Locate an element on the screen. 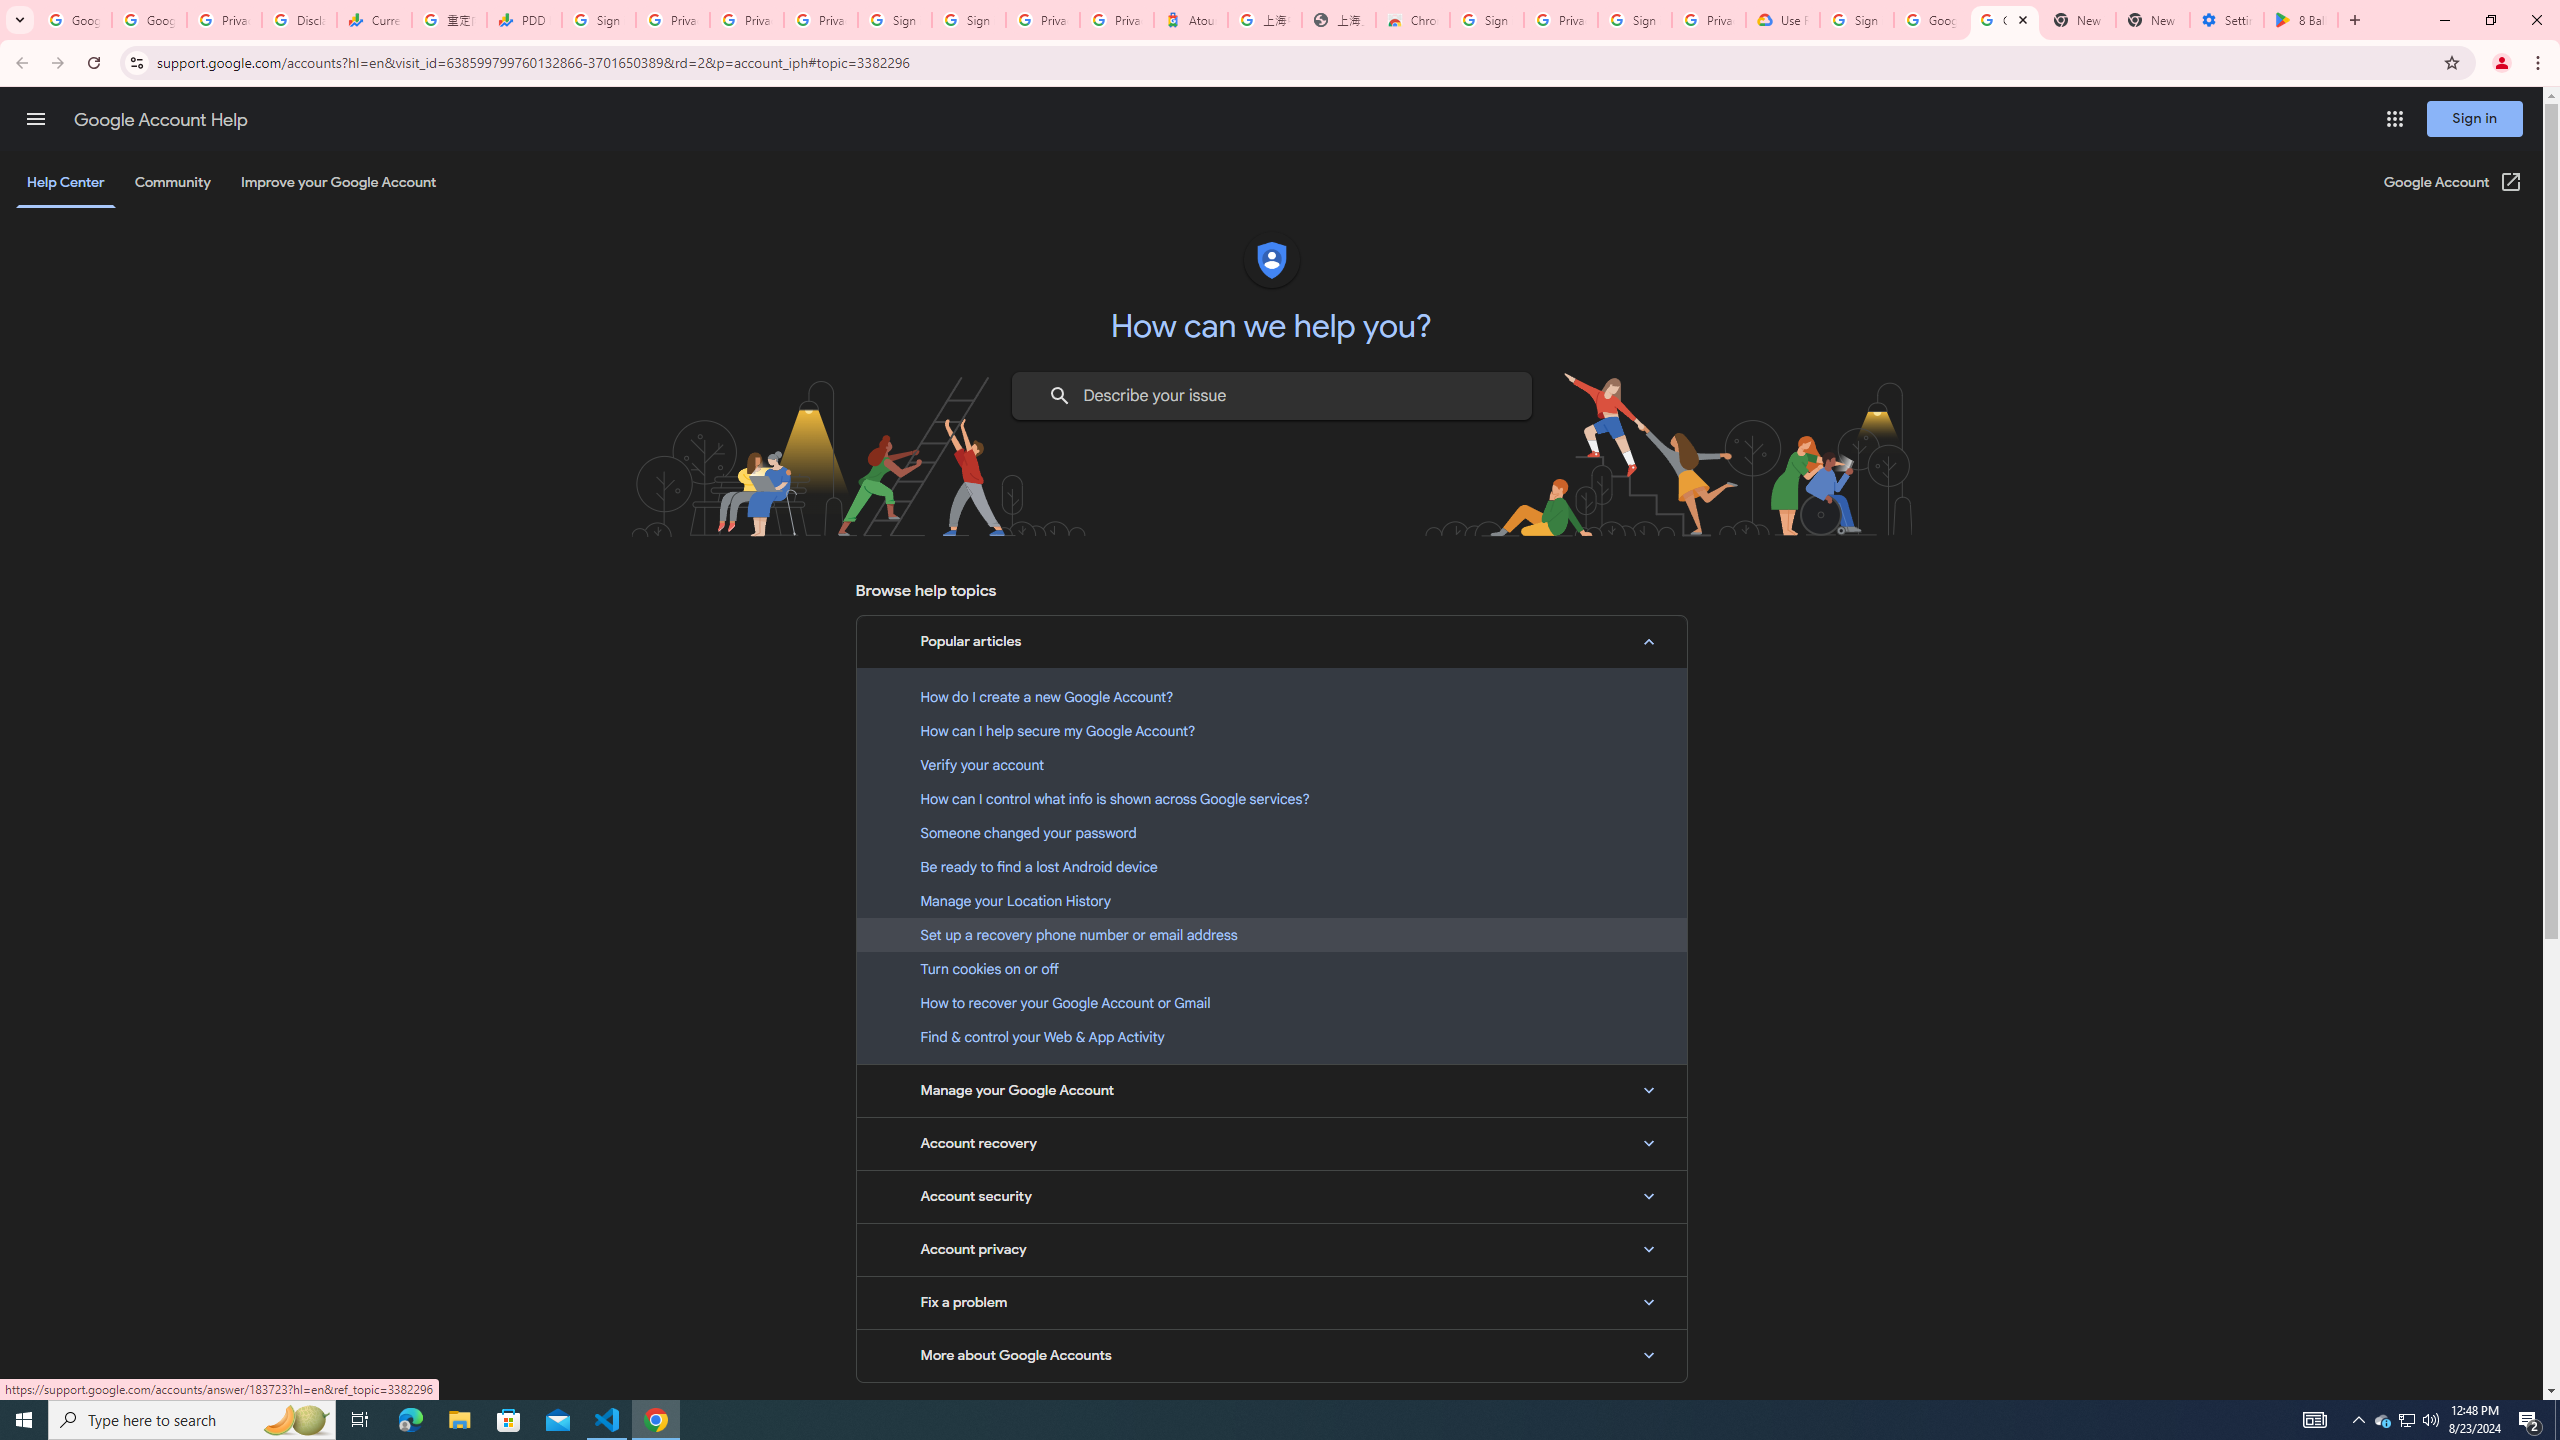 The width and height of the screenshot is (2560, 1440). 'Describe your issue to find information that might help you.' is located at coordinates (1271, 395).